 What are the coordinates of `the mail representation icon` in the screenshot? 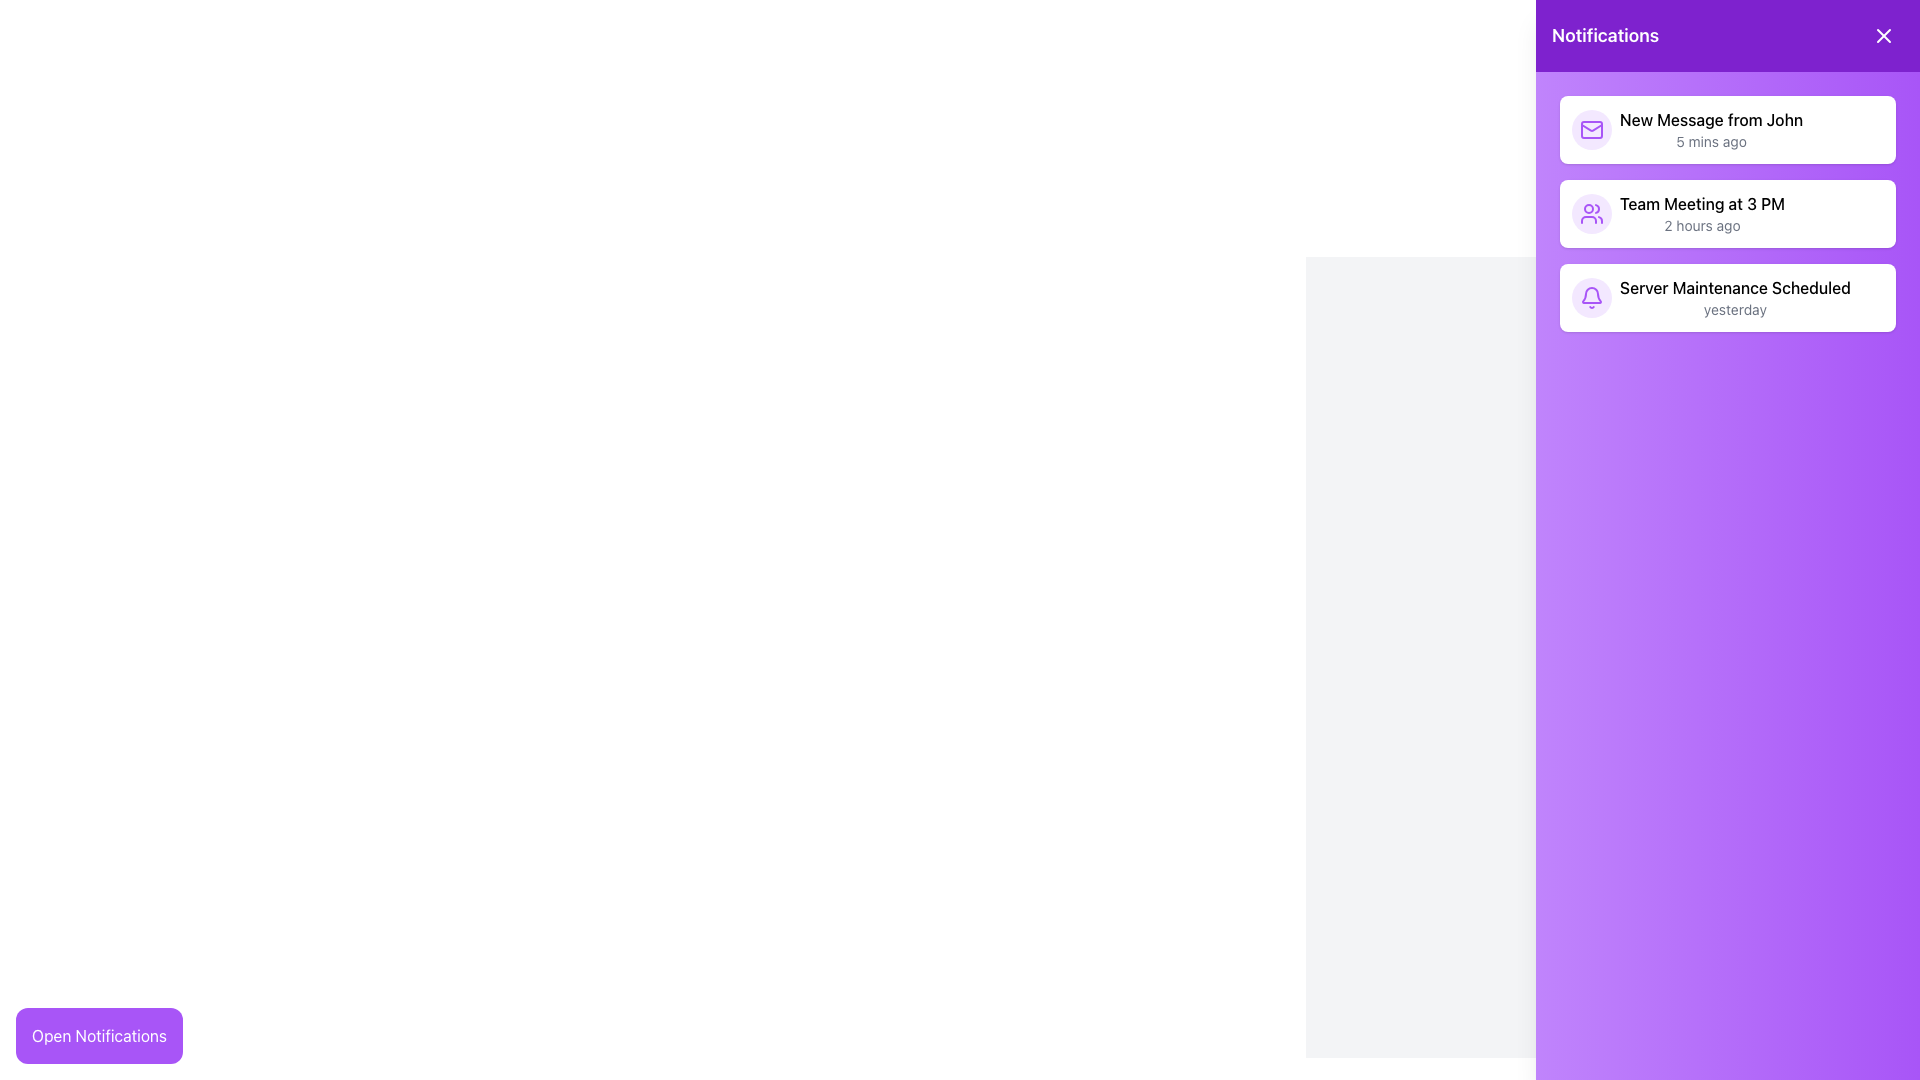 It's located at (1591, 130).